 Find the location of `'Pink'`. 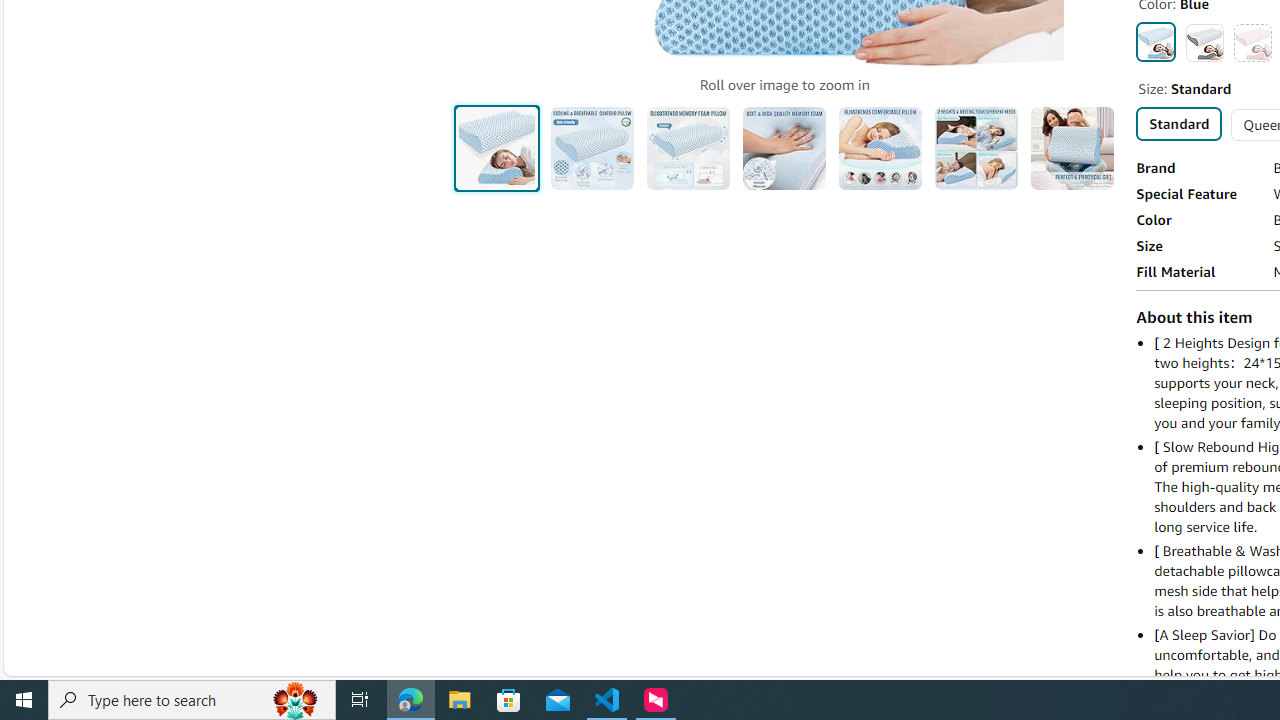

'Pink' is located at coordinates (1251, 42).